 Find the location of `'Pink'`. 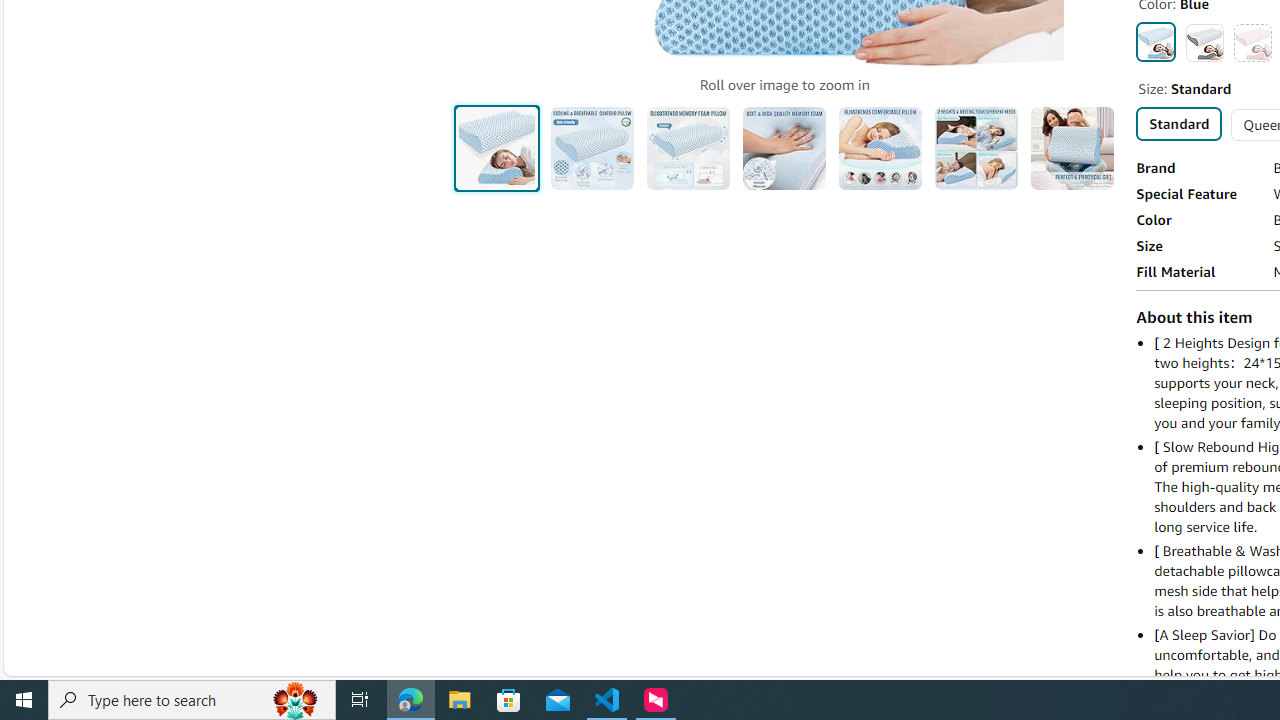

'Pink' is located at coordinates (1251, 42).